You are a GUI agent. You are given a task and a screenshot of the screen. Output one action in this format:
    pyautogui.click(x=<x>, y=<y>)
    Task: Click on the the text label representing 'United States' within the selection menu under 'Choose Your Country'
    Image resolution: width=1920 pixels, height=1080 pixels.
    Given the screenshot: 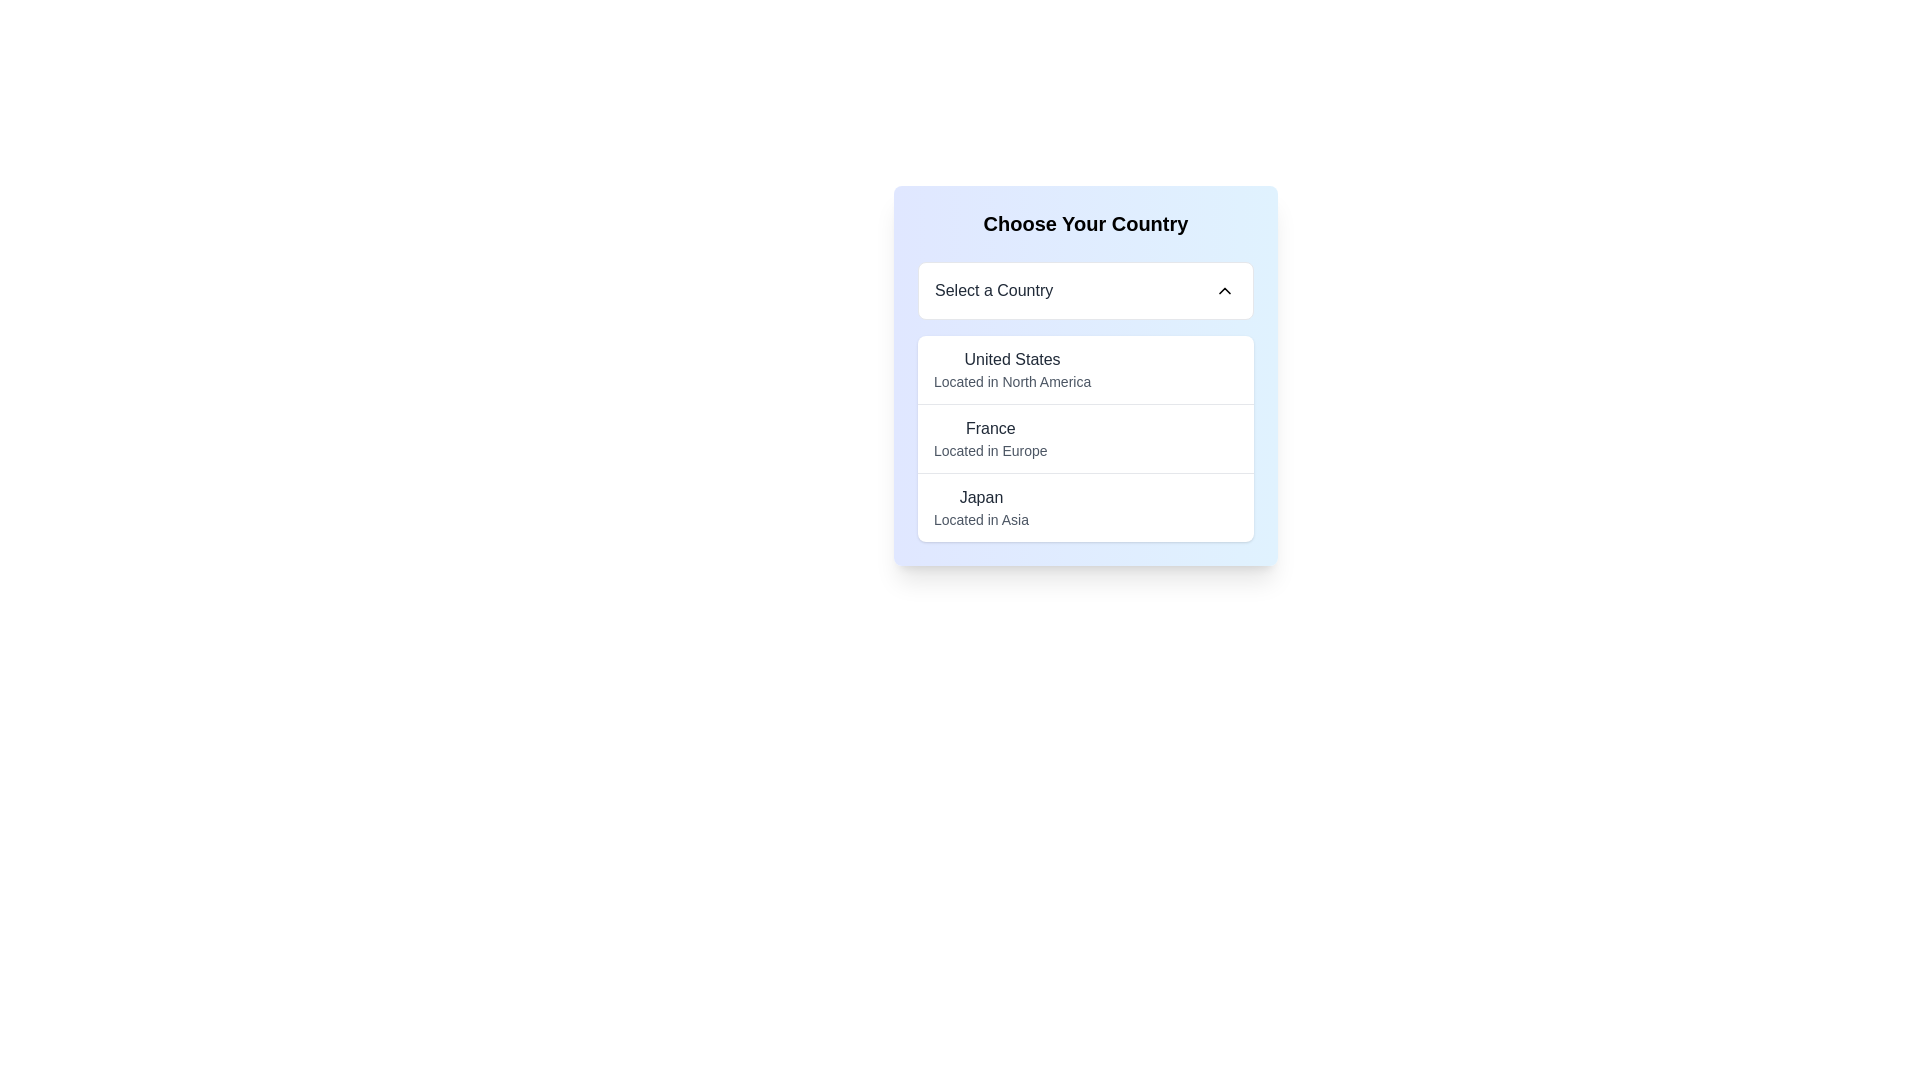 What is the action you would take?
    pyautogui.click(x=1012, y=358)
    